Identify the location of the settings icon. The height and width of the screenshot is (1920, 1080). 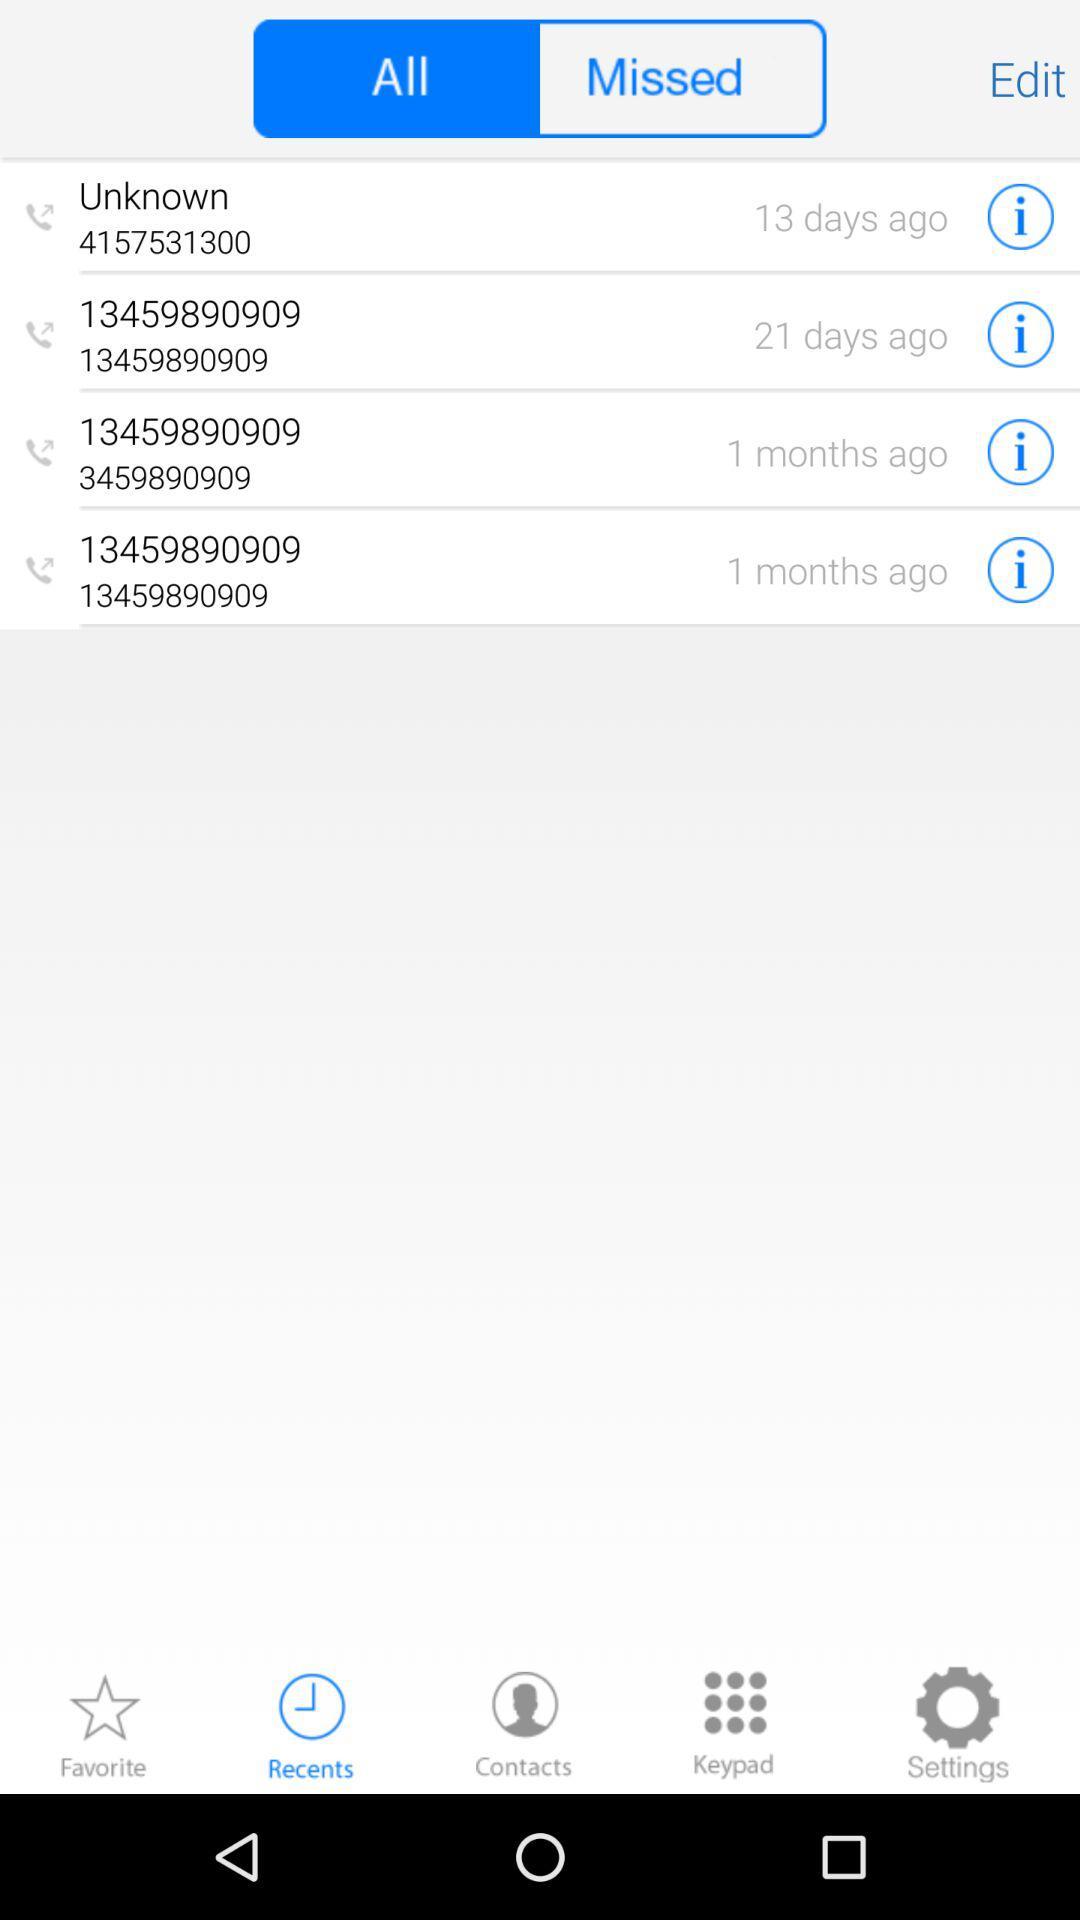
(956, 1844).